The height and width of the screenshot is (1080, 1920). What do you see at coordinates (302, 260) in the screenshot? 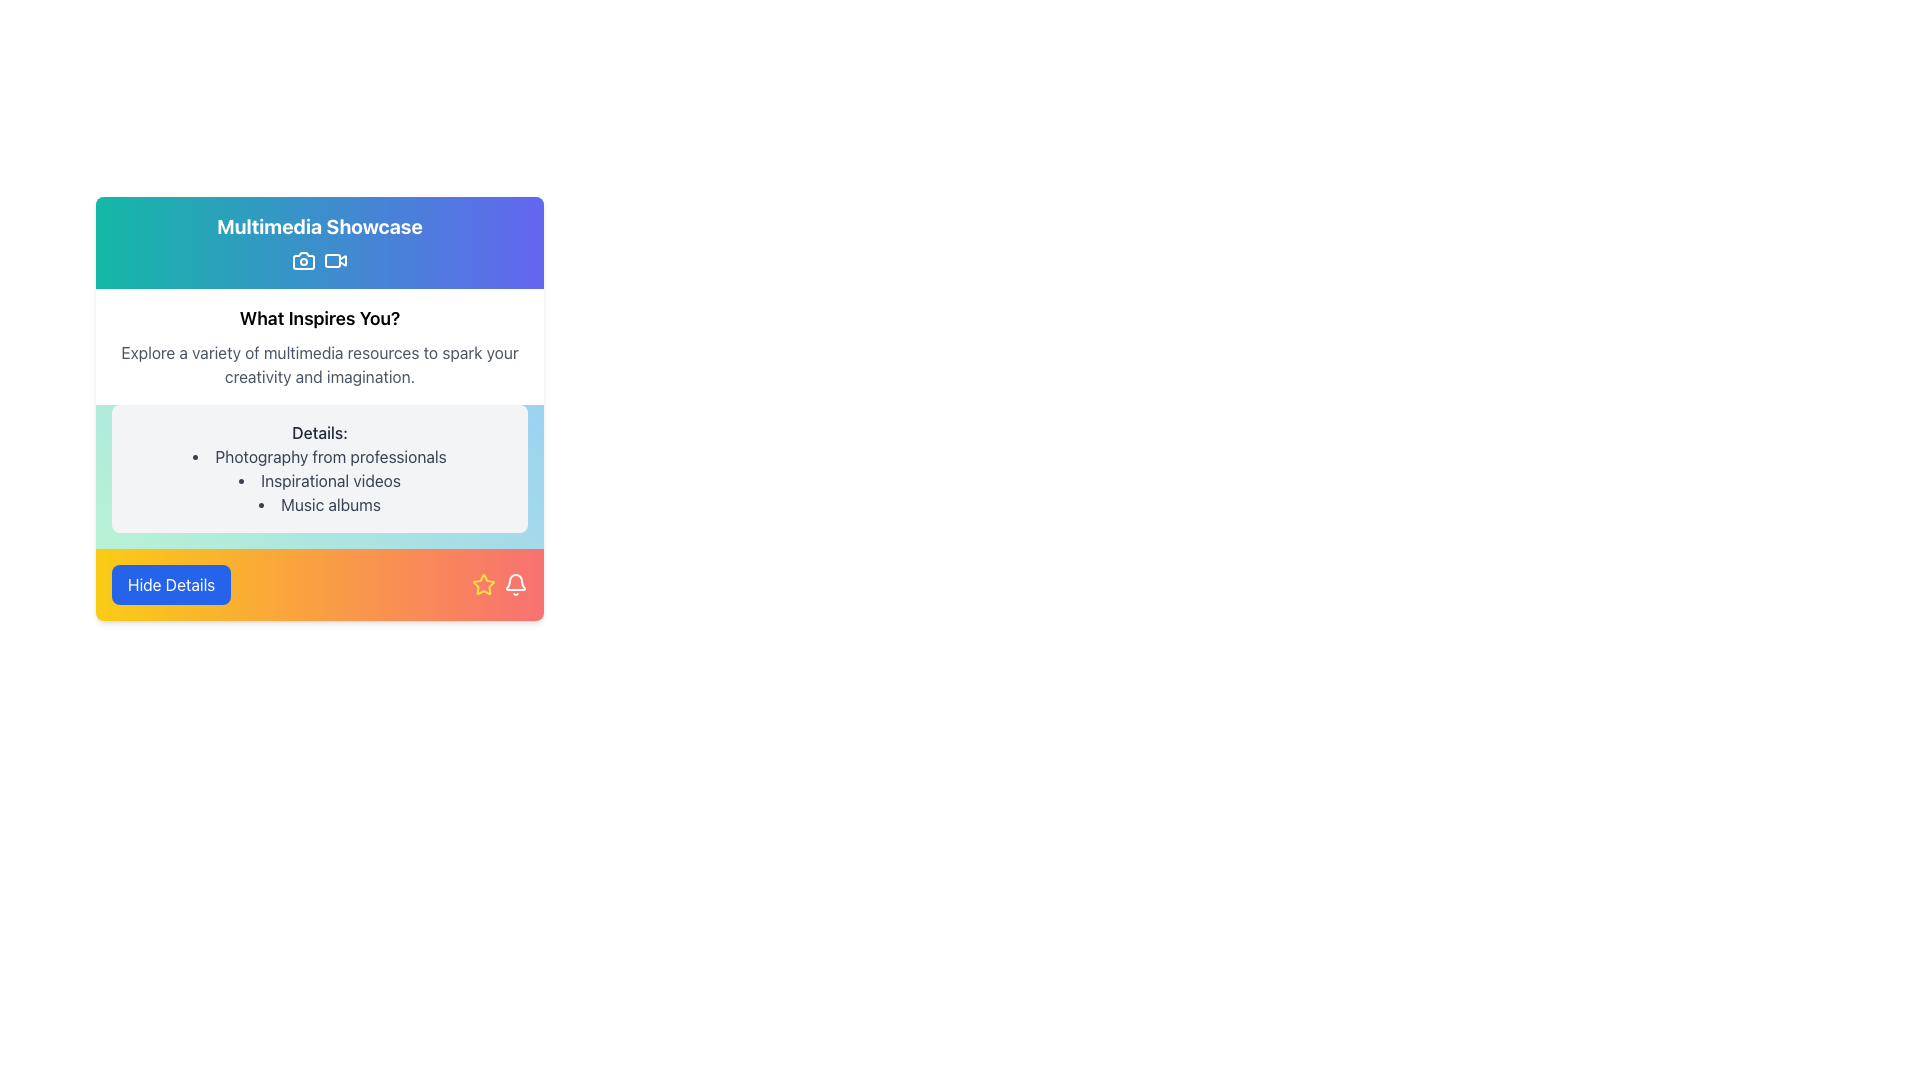
I see `the camera icon located to the left in the horizontal icon group under the 'Multimedia Showcase' title` at bounding box center [302, 260].